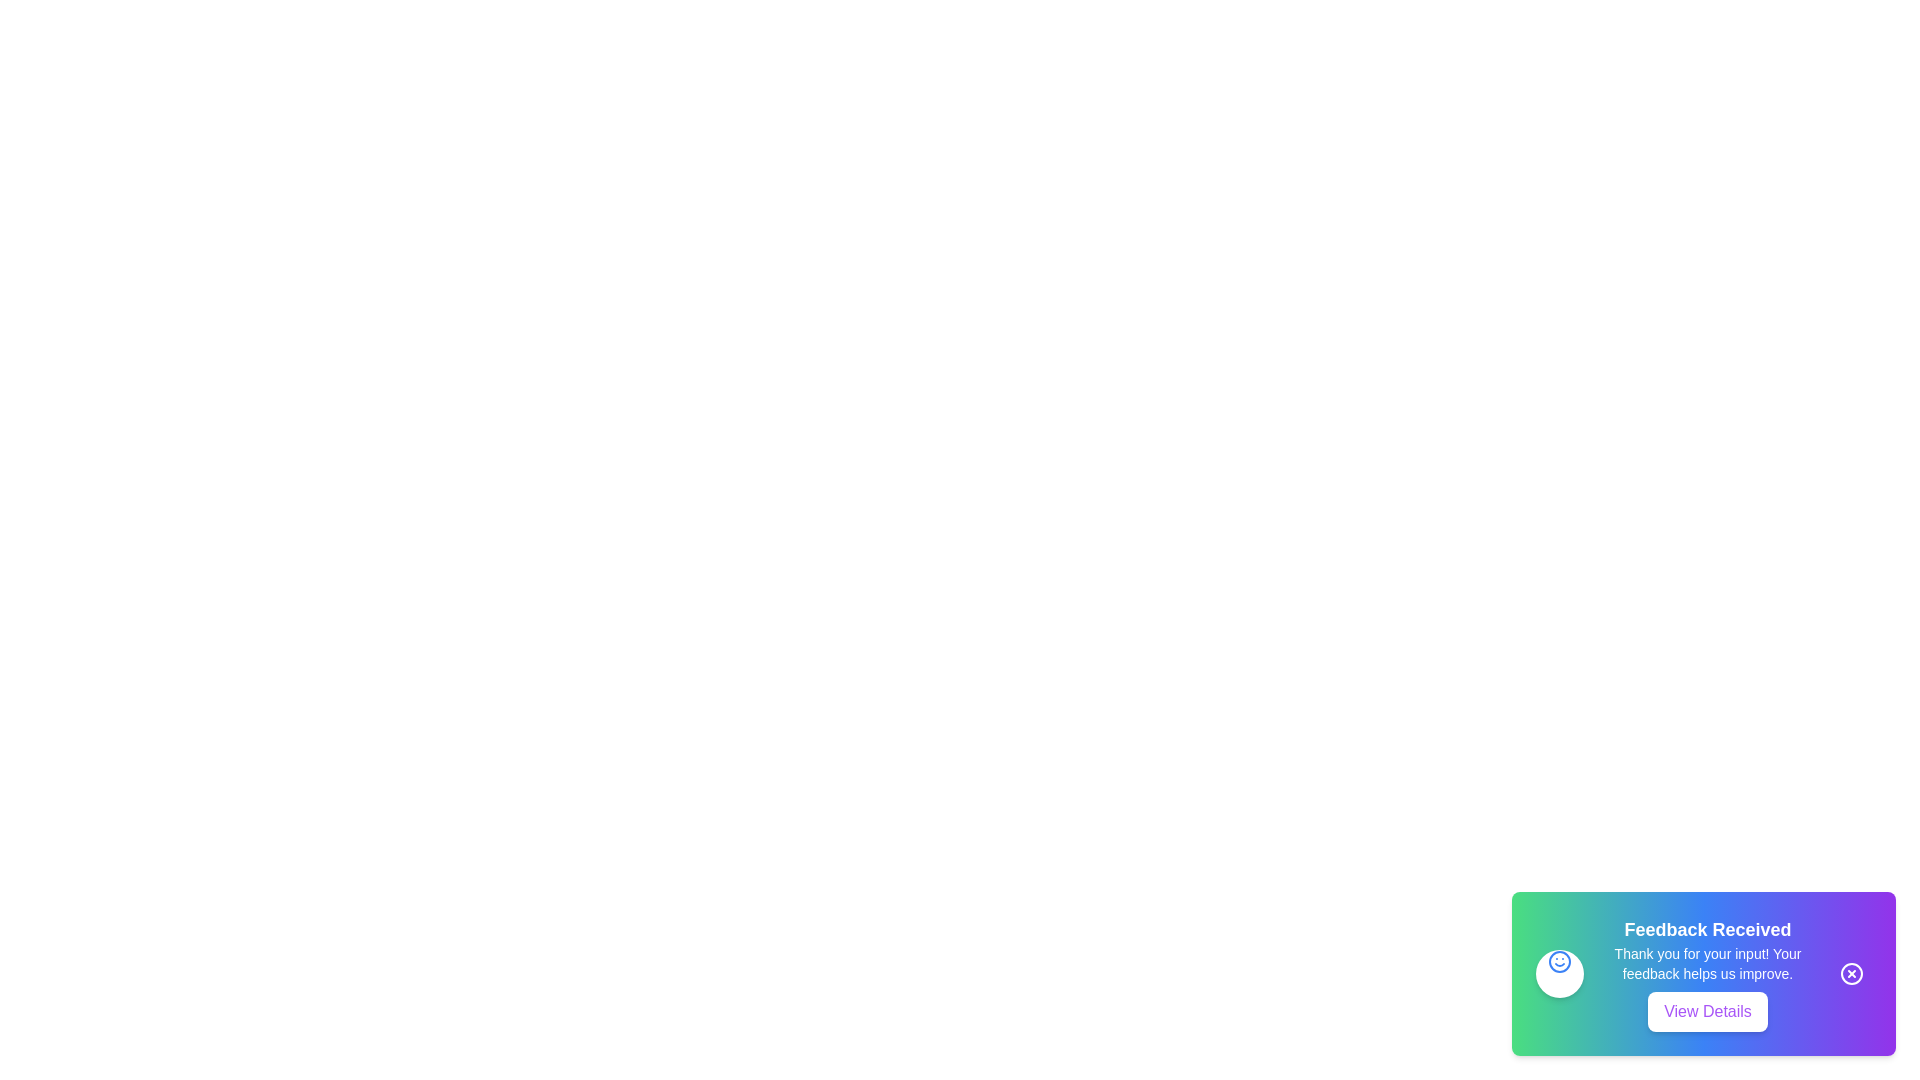  Describe the element at coordinates (1707, 1011) in the screenshot. I see `the 'View Details' button to navigate to more information` at that location.